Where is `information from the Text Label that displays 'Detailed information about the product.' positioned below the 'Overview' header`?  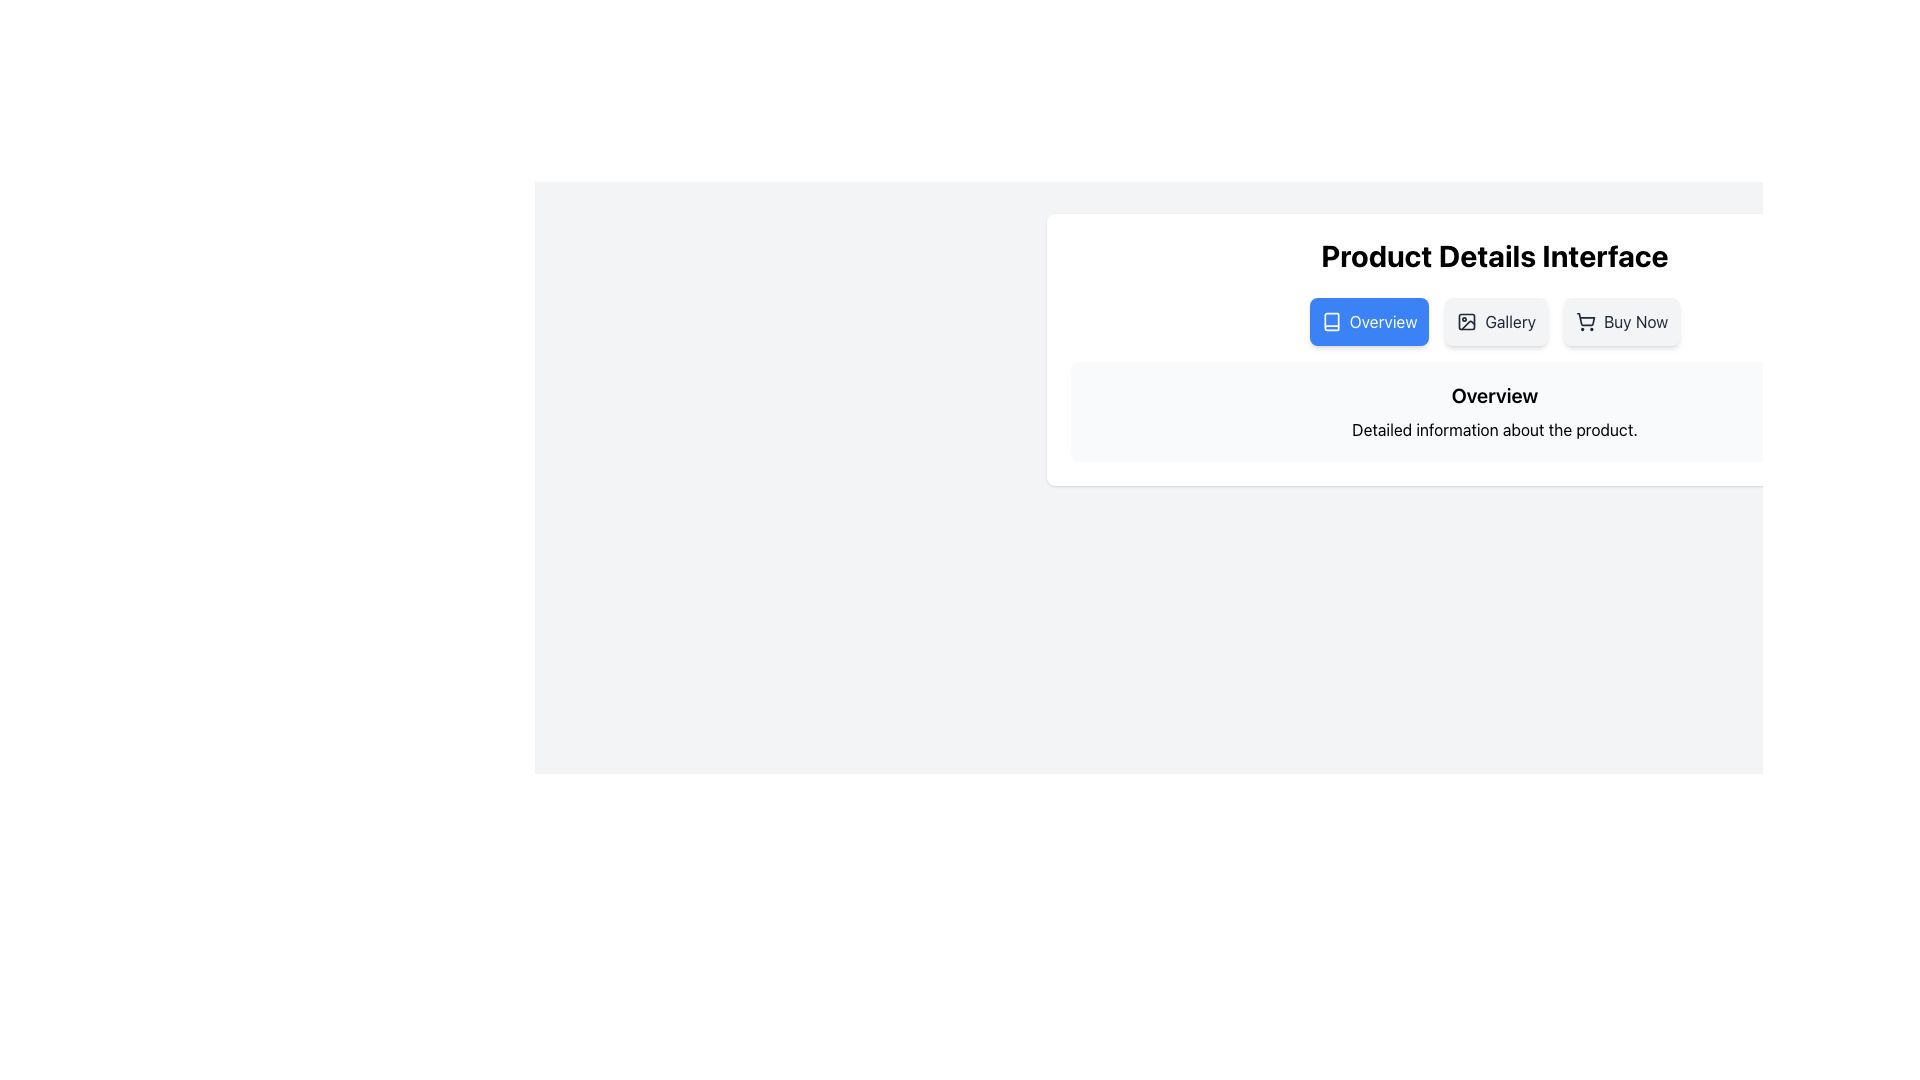 information from the Text Label that displays 'Detailed information about the product.' positioned below the 'Overview' header is located at coordinates (1494, 428).